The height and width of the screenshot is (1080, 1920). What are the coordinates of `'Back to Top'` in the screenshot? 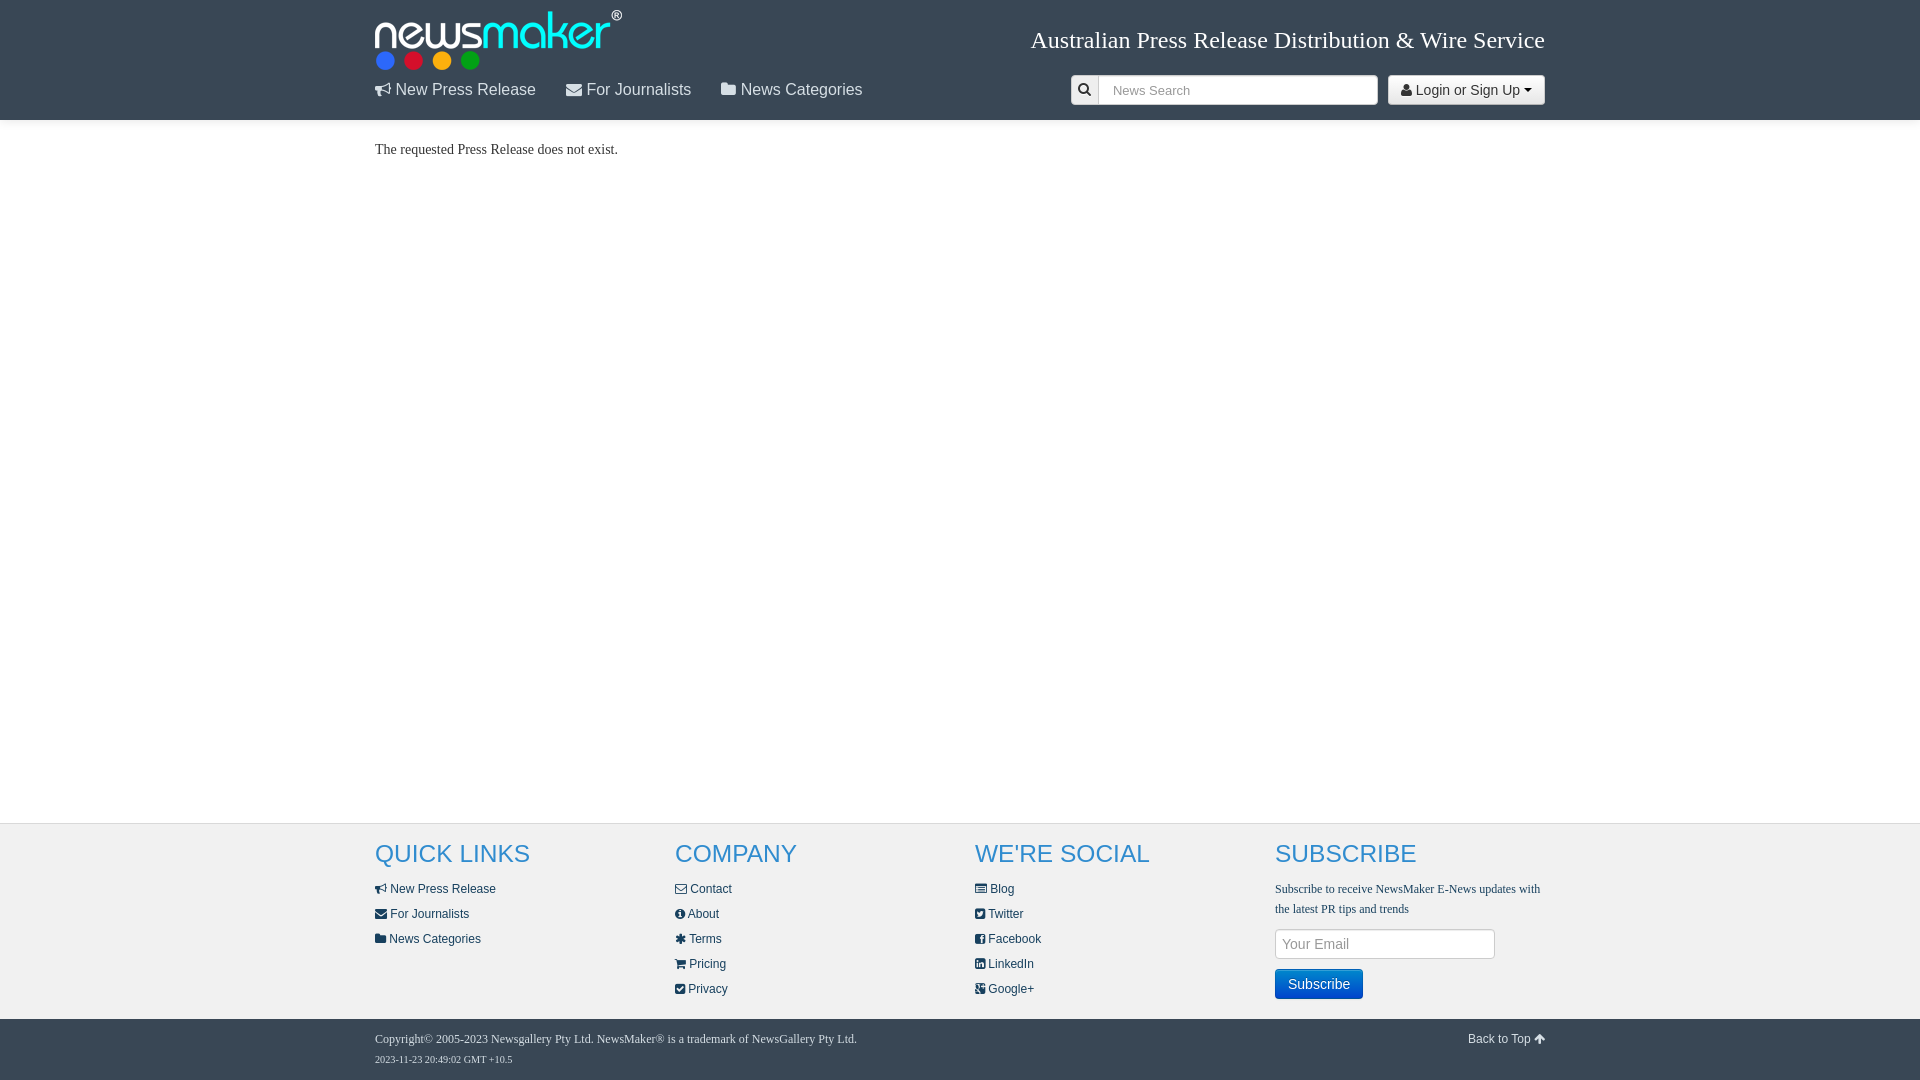 It's located at (1506, 1037).